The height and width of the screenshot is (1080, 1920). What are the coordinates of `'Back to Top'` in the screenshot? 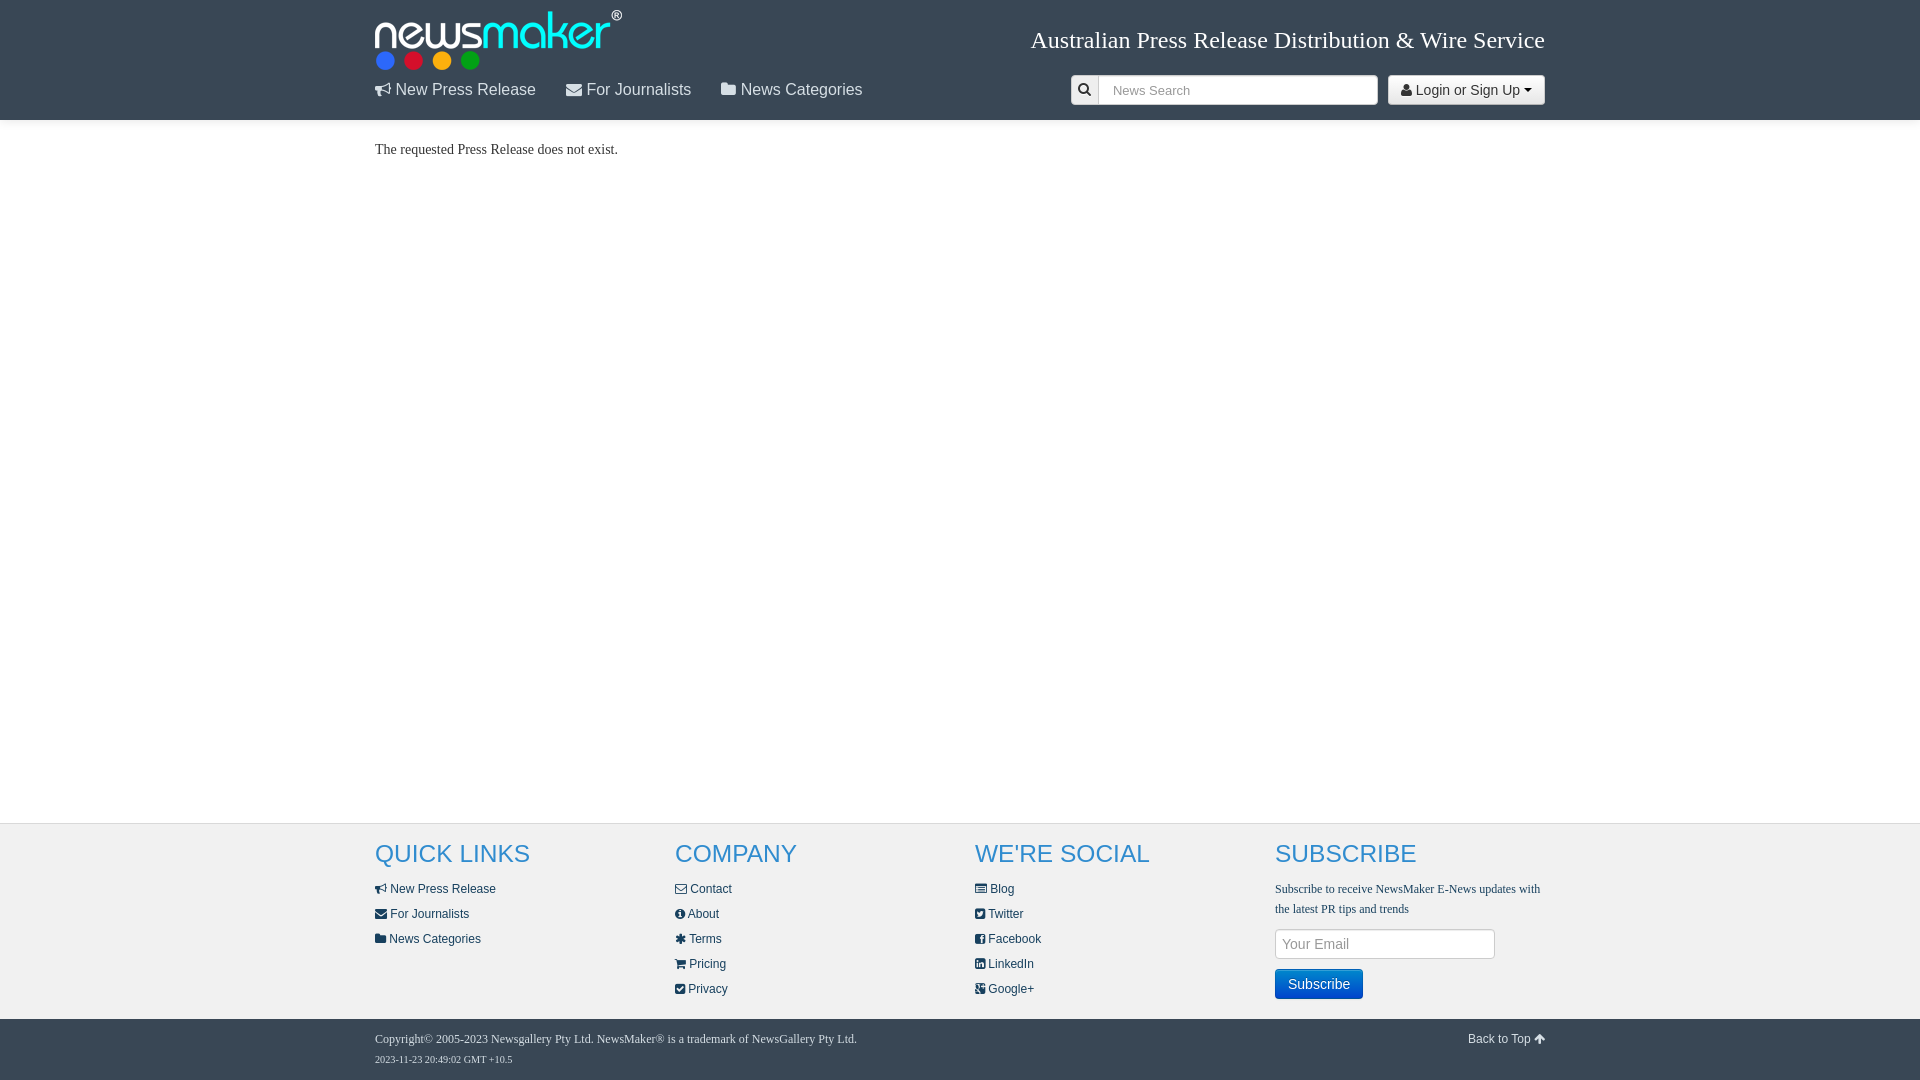 It's located at (1506, 1037).